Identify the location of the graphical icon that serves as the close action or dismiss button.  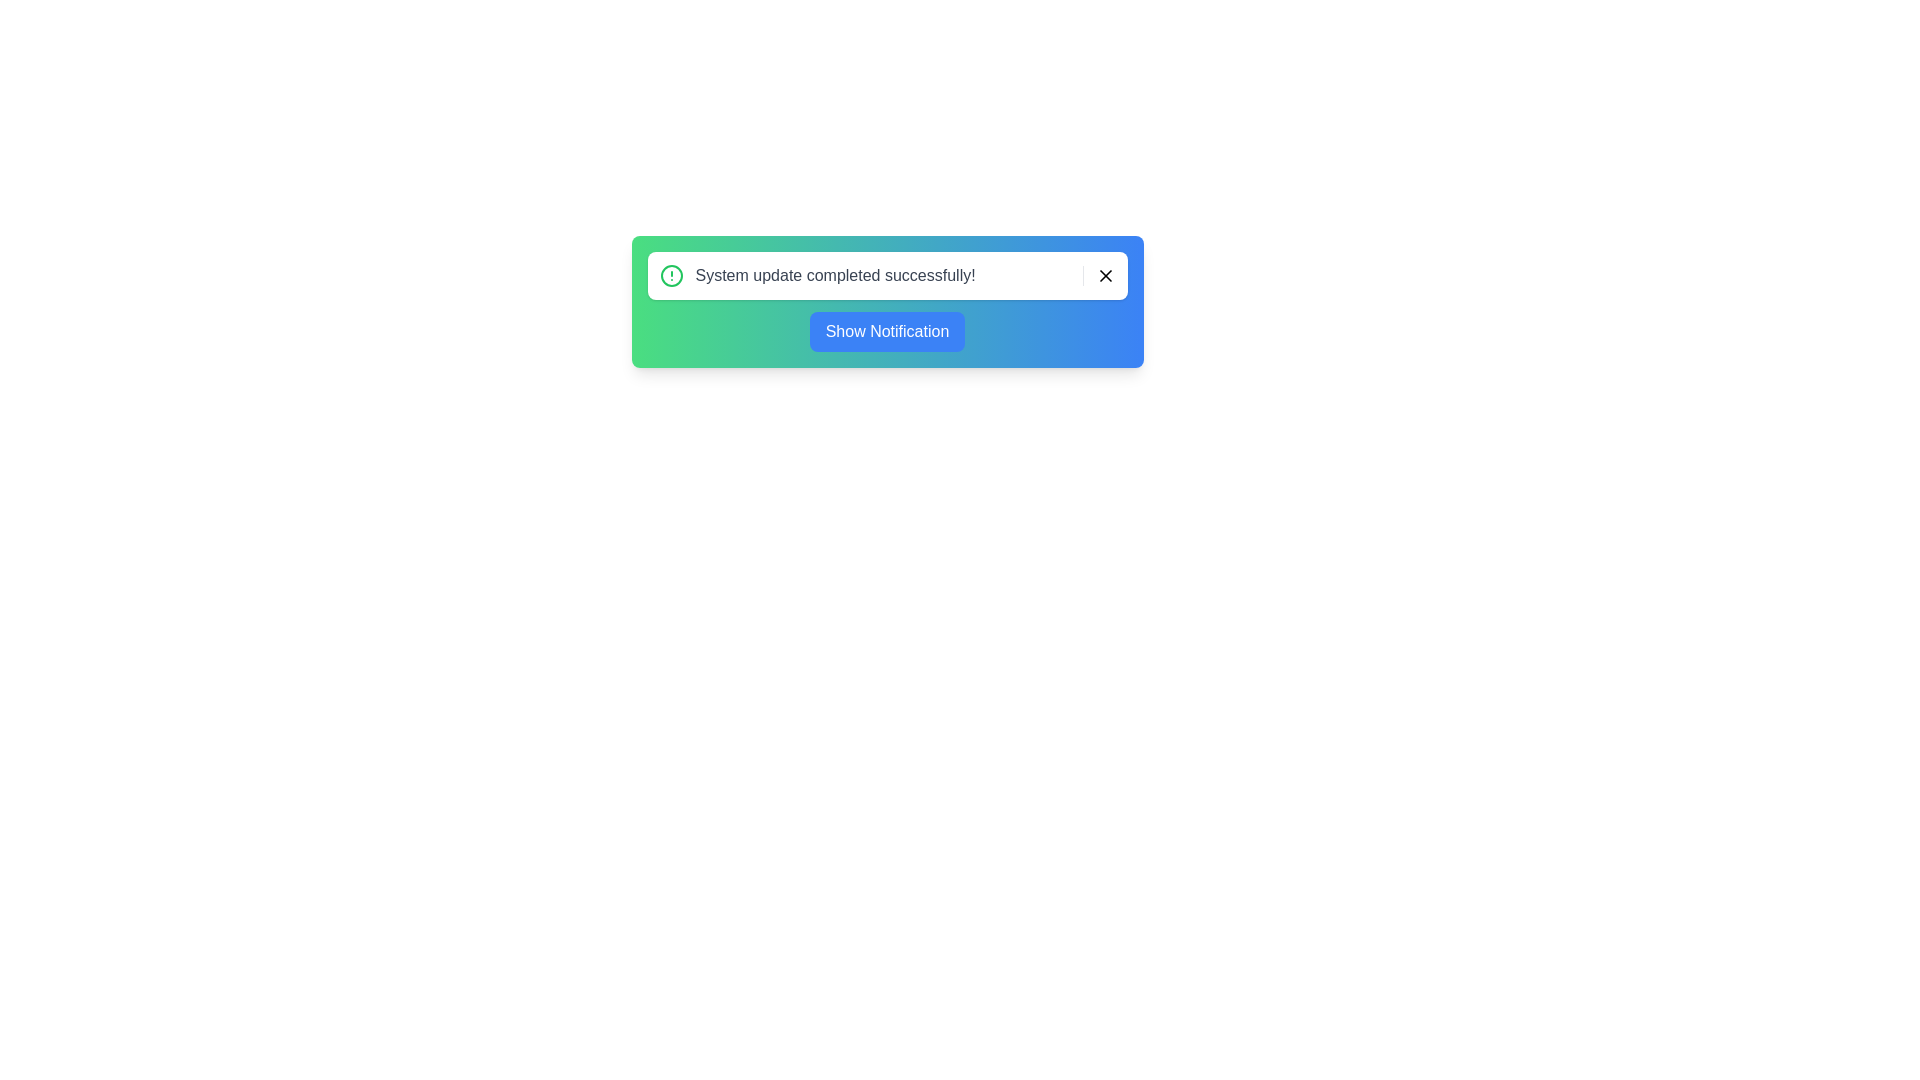
(1104, 276).